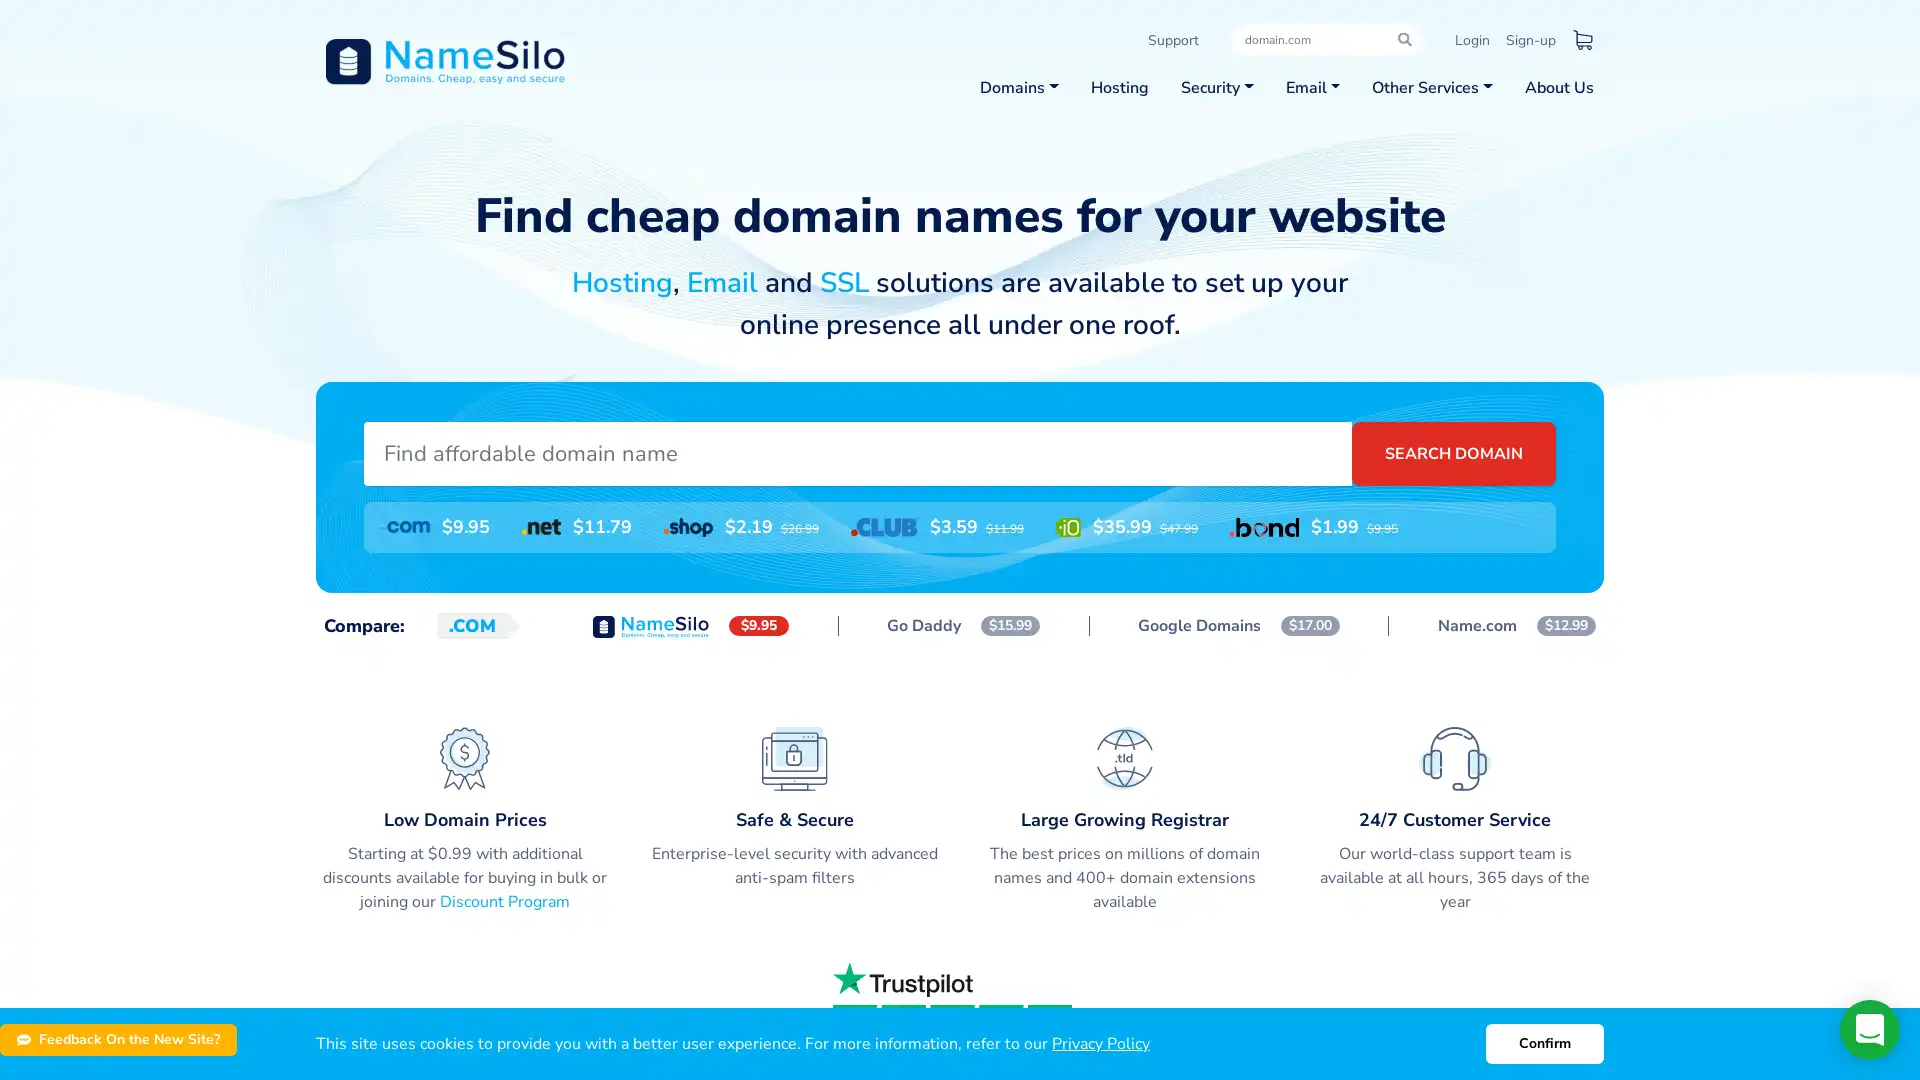 Image resolution: width=1920 pixels, height=1080 pixels. What do you see at coordinates (1454, 452) in the screenshot?
I see `SEARCH DOMAIN` at bounding box center [1454, 452].